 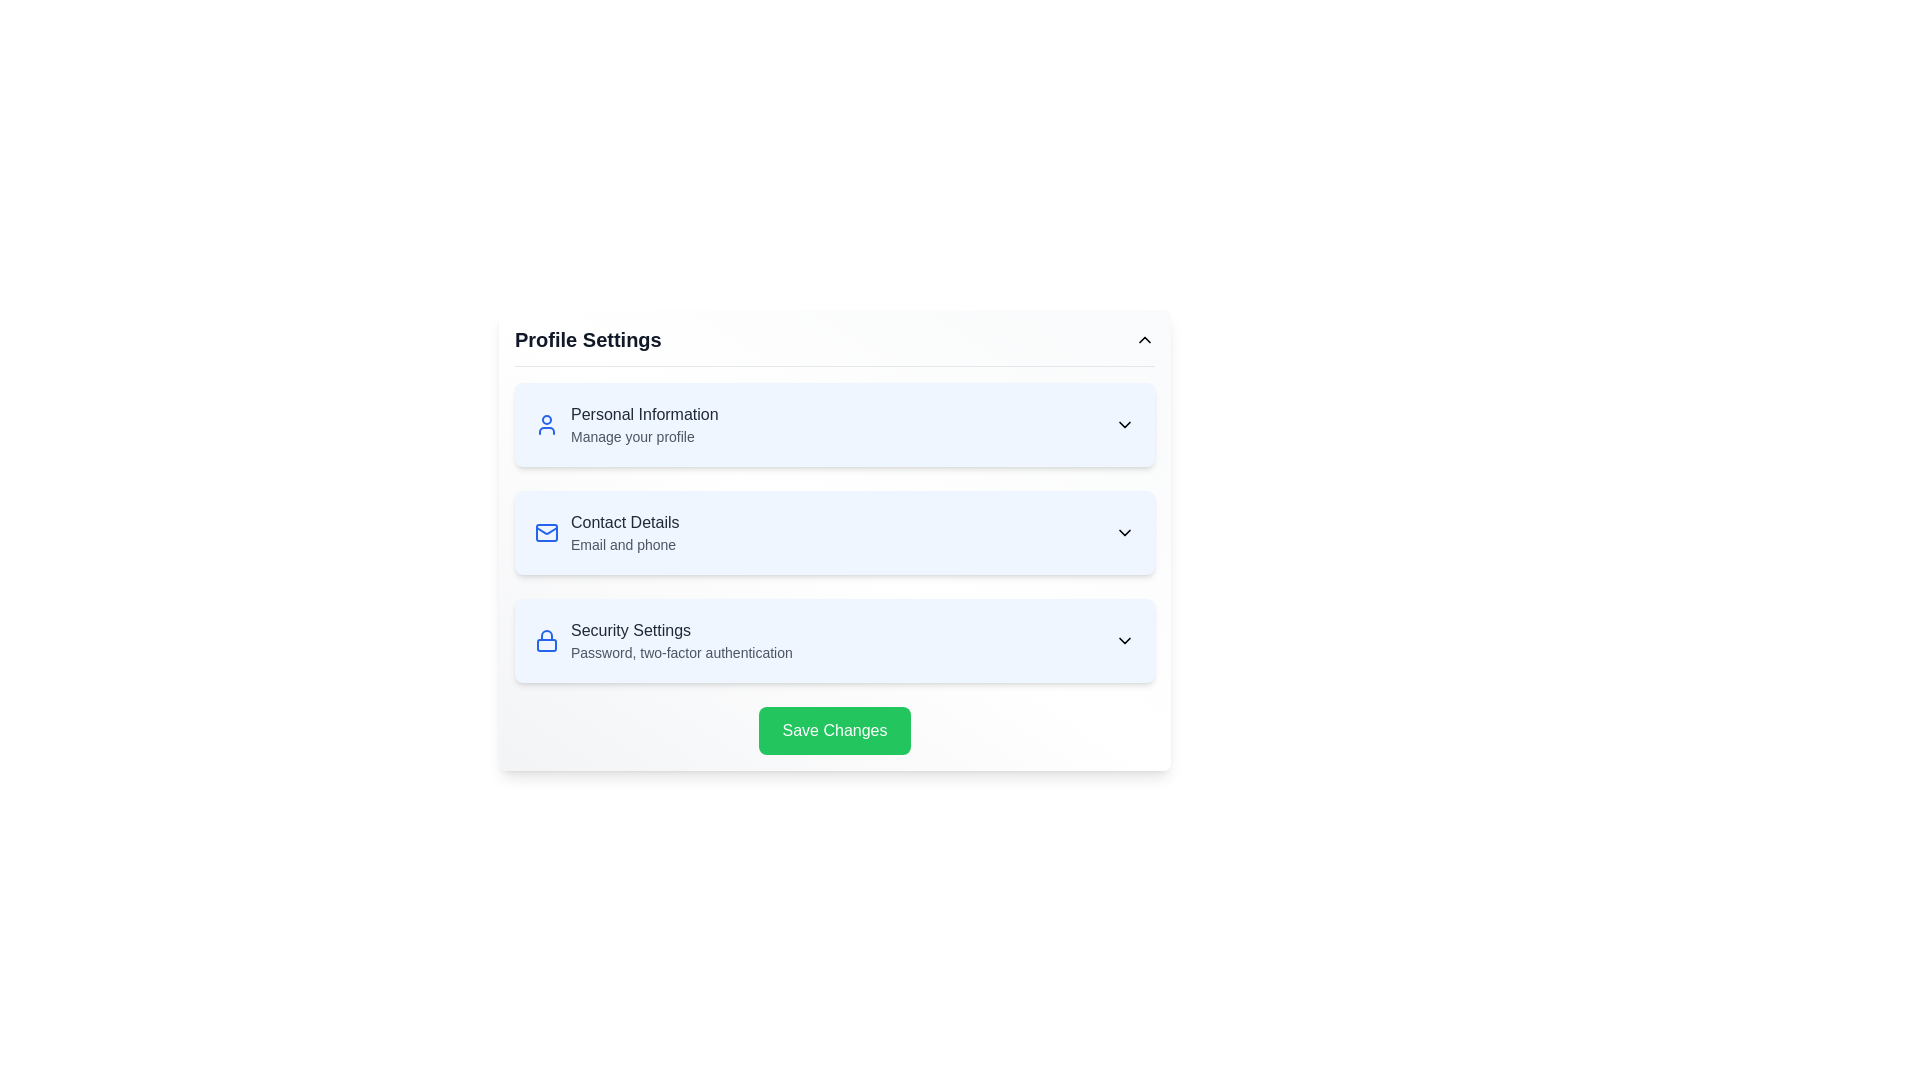 What do you see at coordinates (681, 652) in the screenshot?
I see `the descriptive text label that informs users about the 'Security Settings' section, located below the 'Security Settings' heading in the third expandable section of the 'Profile Settings' interface` at bounding box center [681, 652].